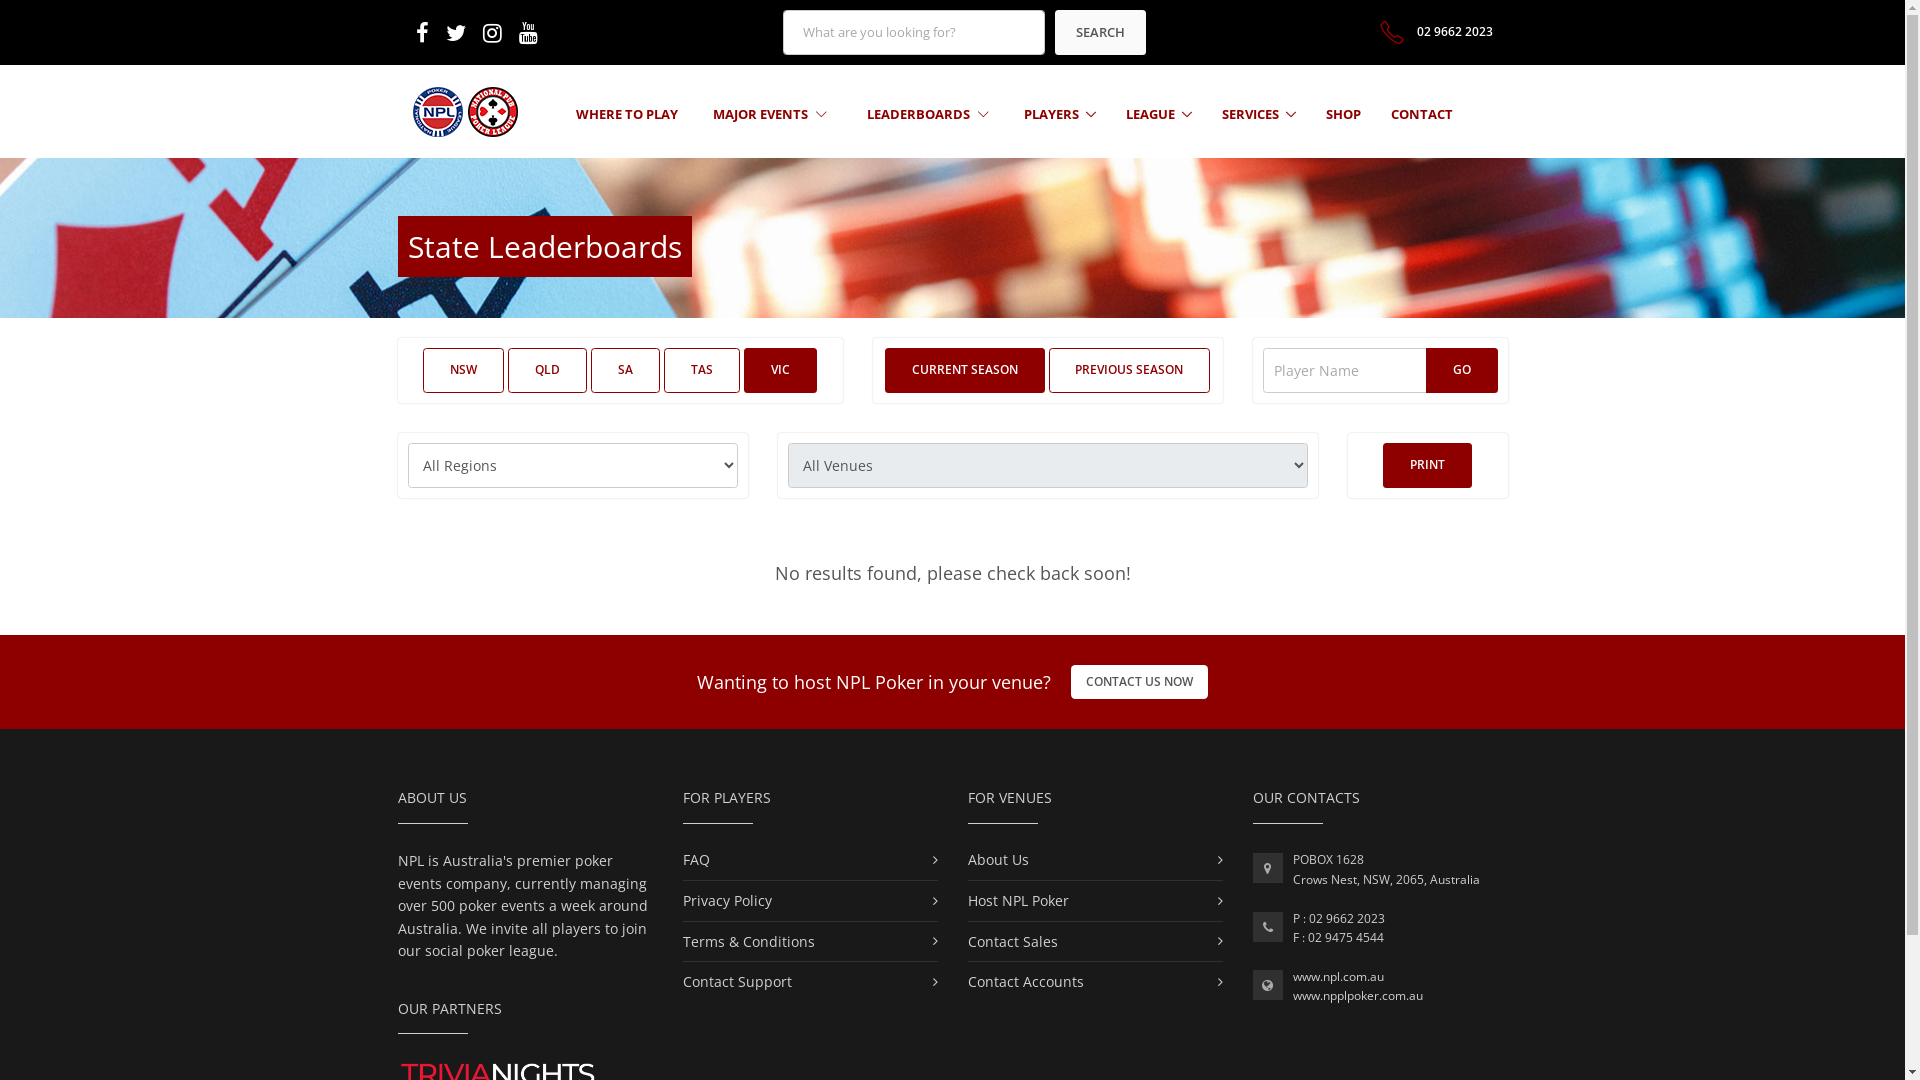  Describe the element at coordinates (701, 370) in the screenshot. I see `'TAS'` at that location.